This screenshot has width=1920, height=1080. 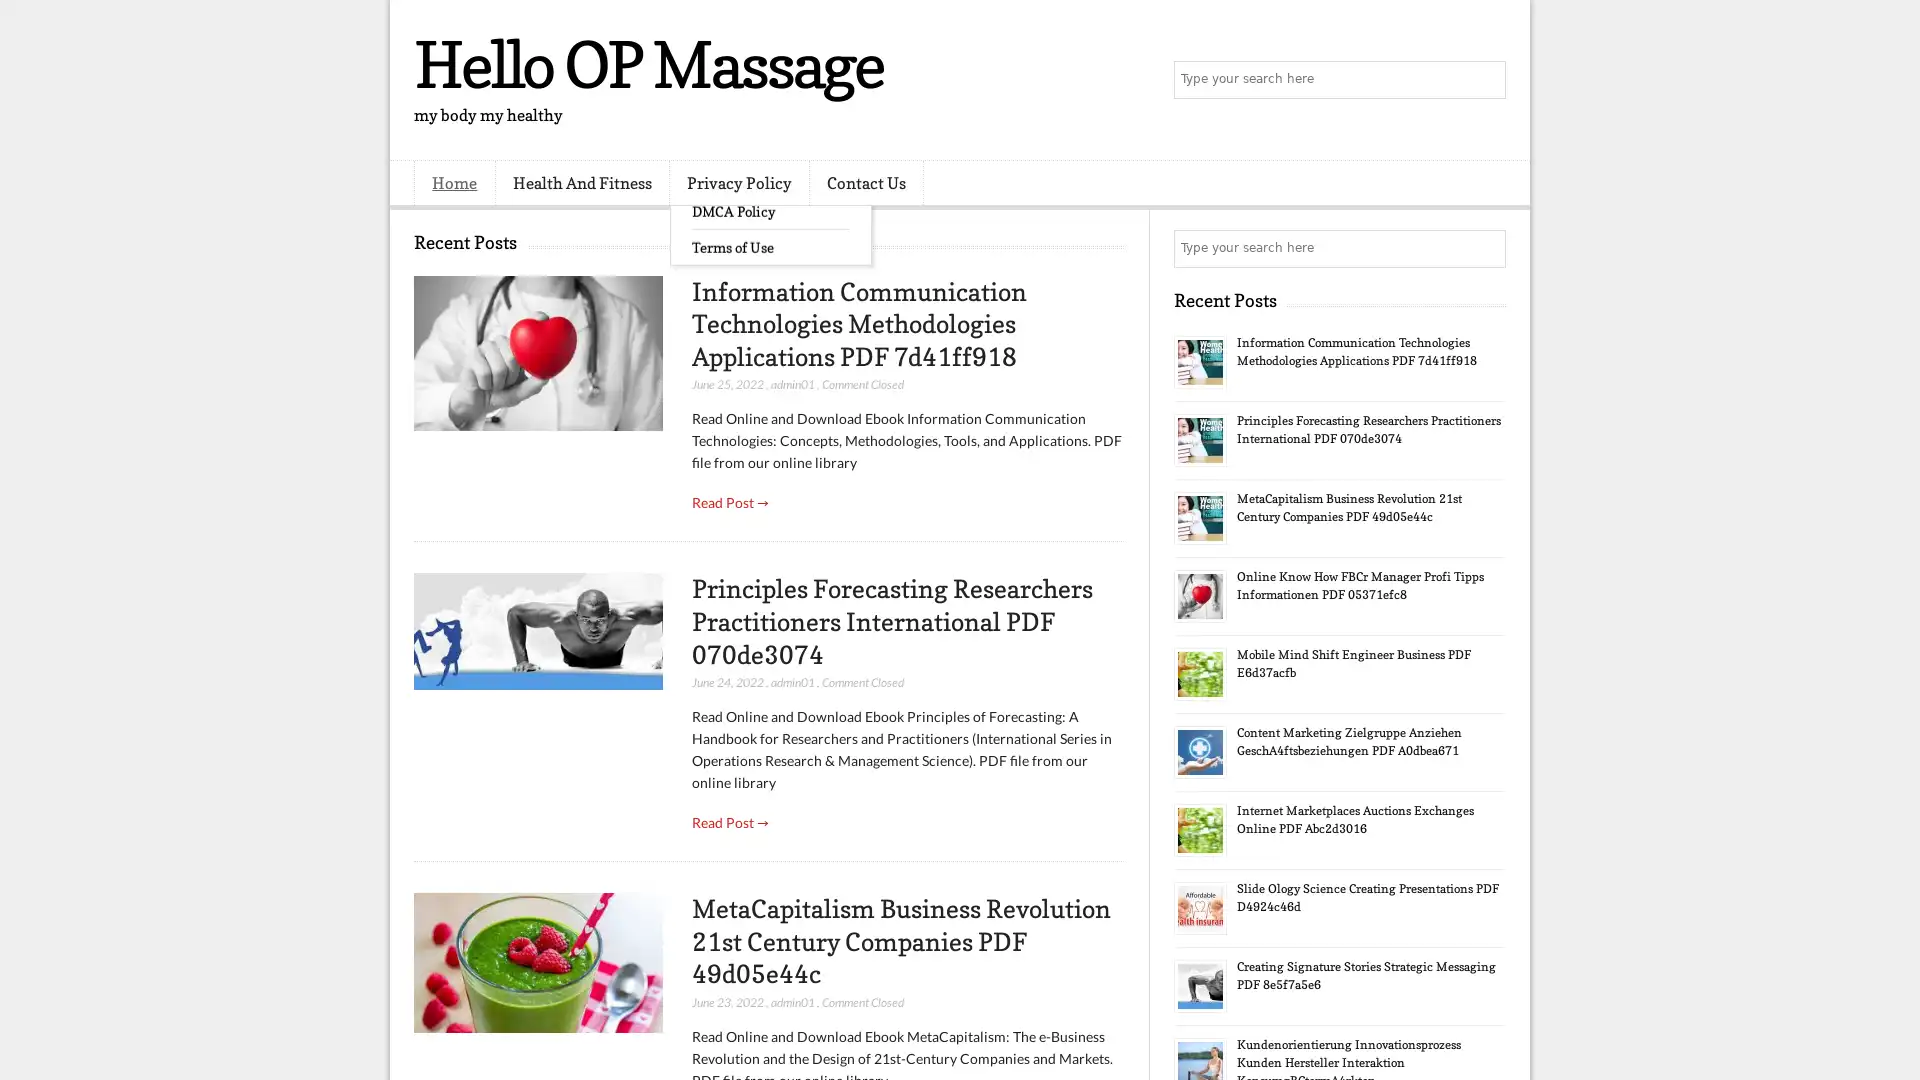 I want to click on Search, so click(x=1485, y=248).